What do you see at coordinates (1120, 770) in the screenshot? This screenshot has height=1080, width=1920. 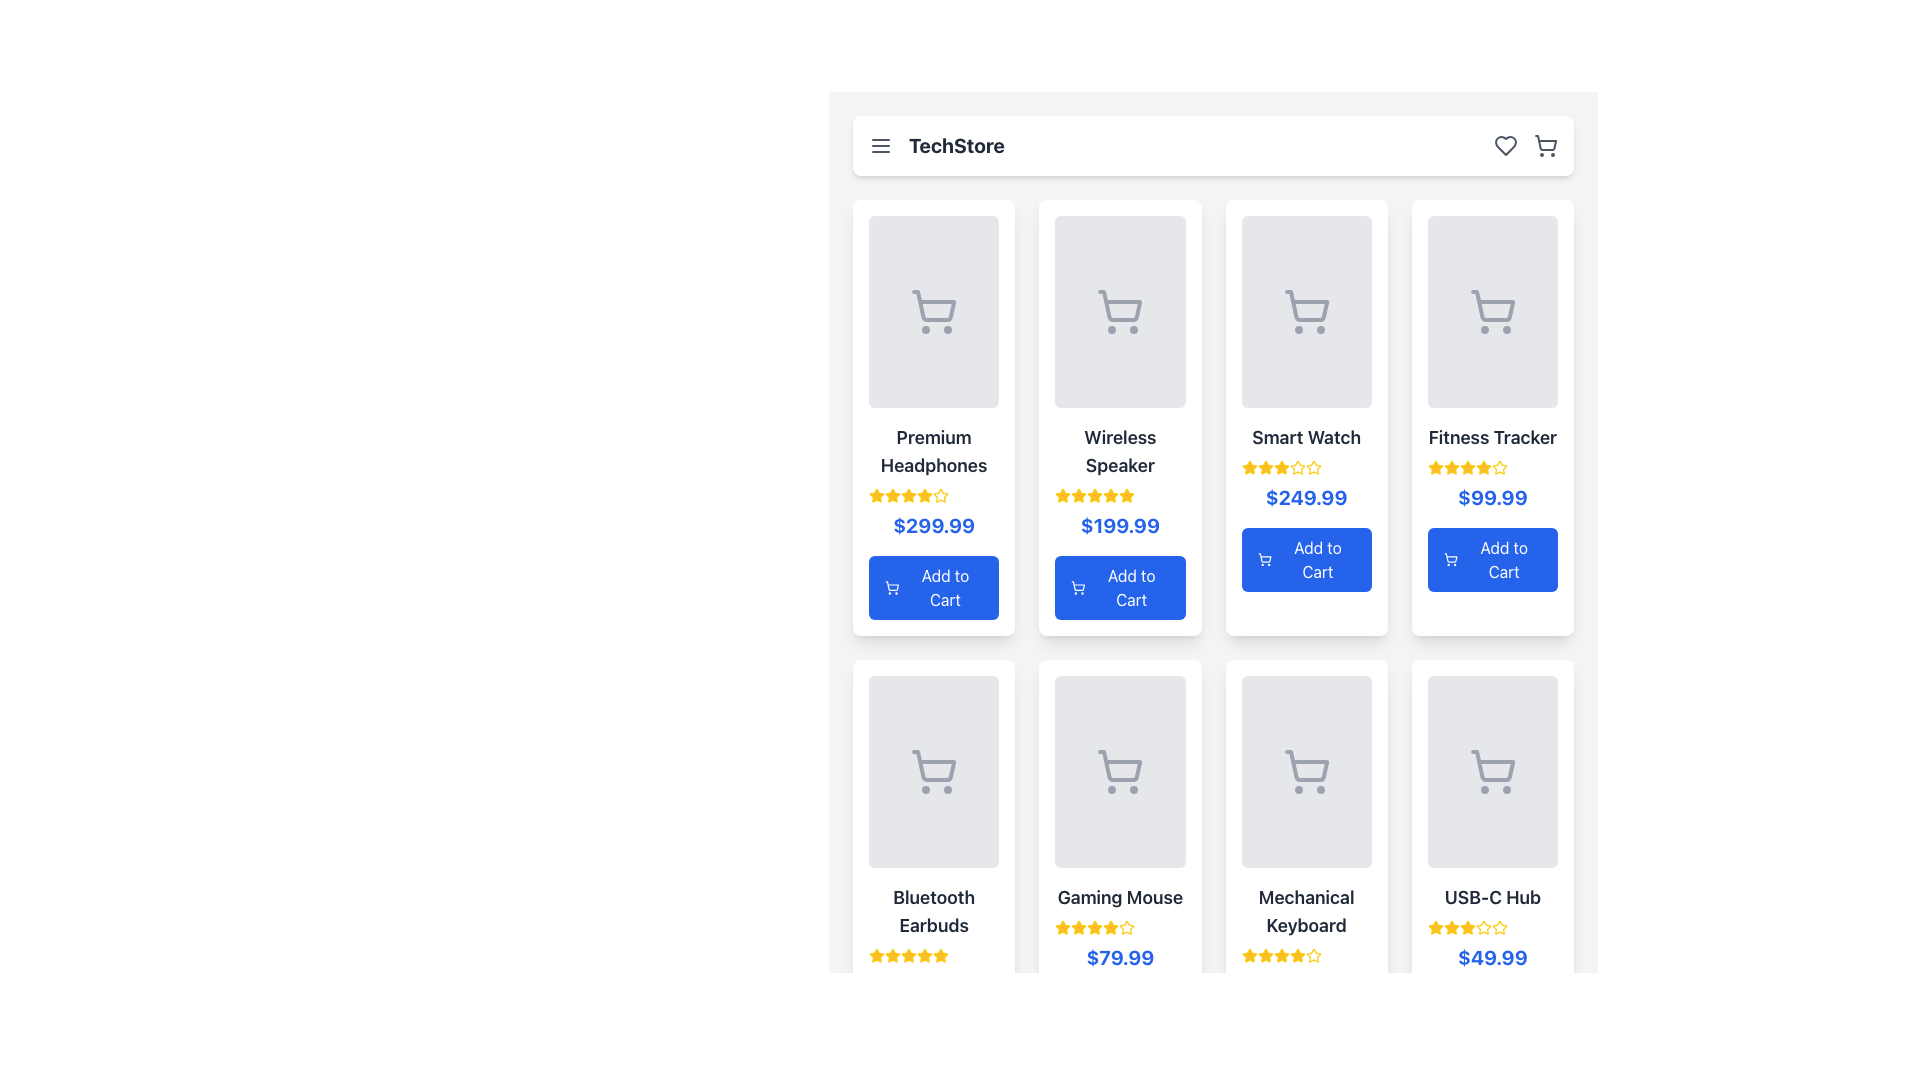 I see `the image placeholder representing the product 'Gaming Mouse' located in the card in the third column's second row, above the price text` at bounding box center [1120, 770].